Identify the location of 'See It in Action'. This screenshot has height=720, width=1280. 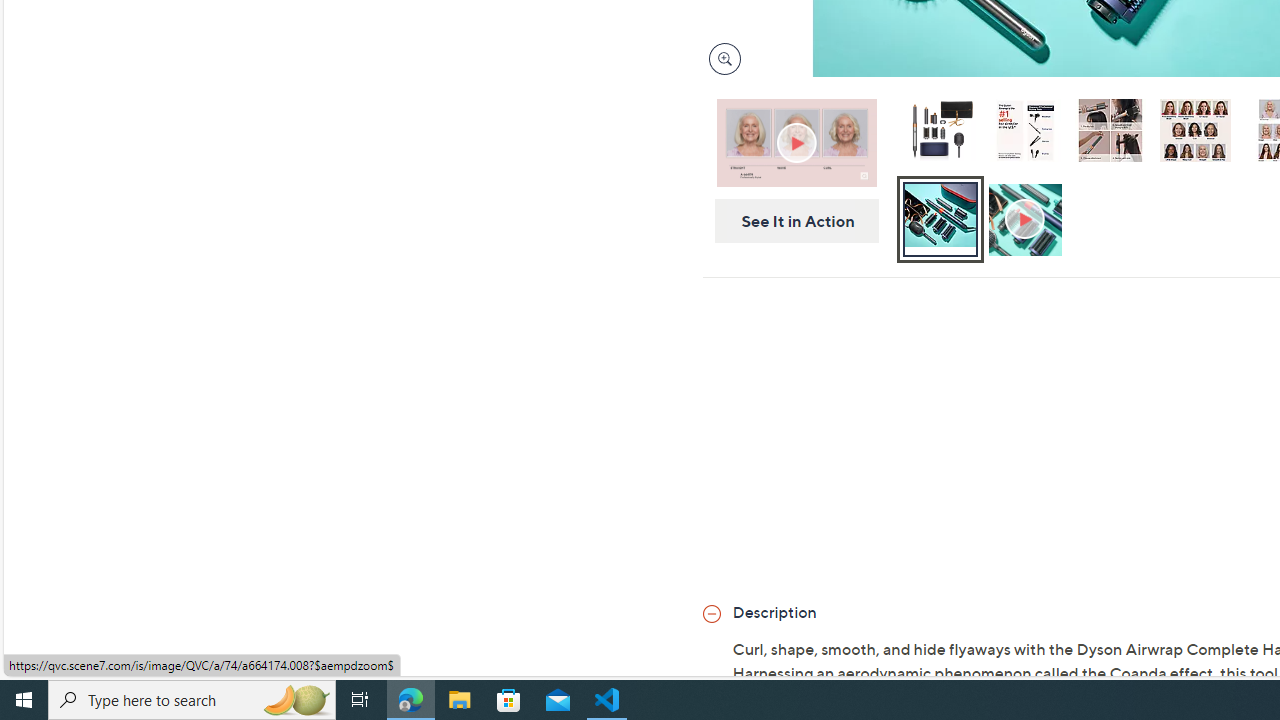
(789, 221).